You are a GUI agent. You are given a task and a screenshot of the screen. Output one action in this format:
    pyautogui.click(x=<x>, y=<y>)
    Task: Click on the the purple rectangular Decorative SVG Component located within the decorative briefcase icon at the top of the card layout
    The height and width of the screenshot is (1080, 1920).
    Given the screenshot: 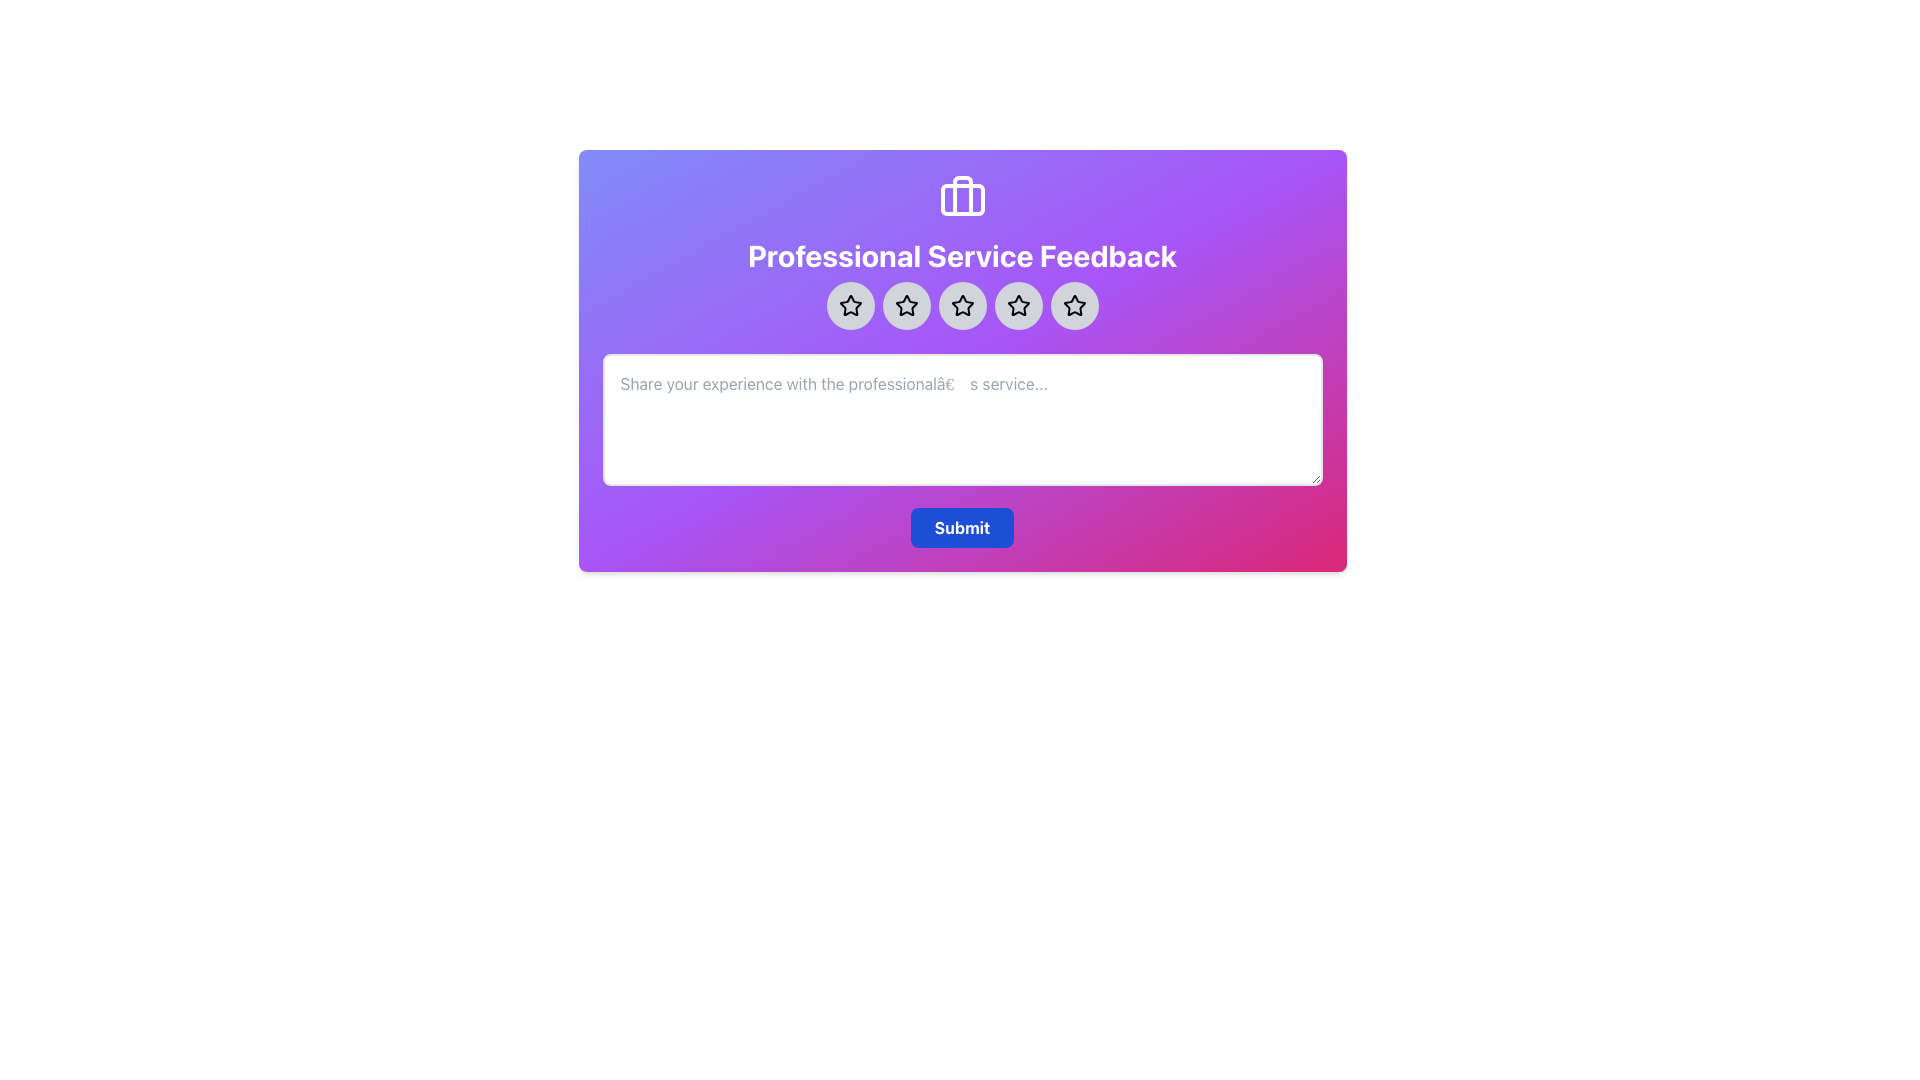 What is the action you would take?
    pyautogui.click(x=962, y=200)
    